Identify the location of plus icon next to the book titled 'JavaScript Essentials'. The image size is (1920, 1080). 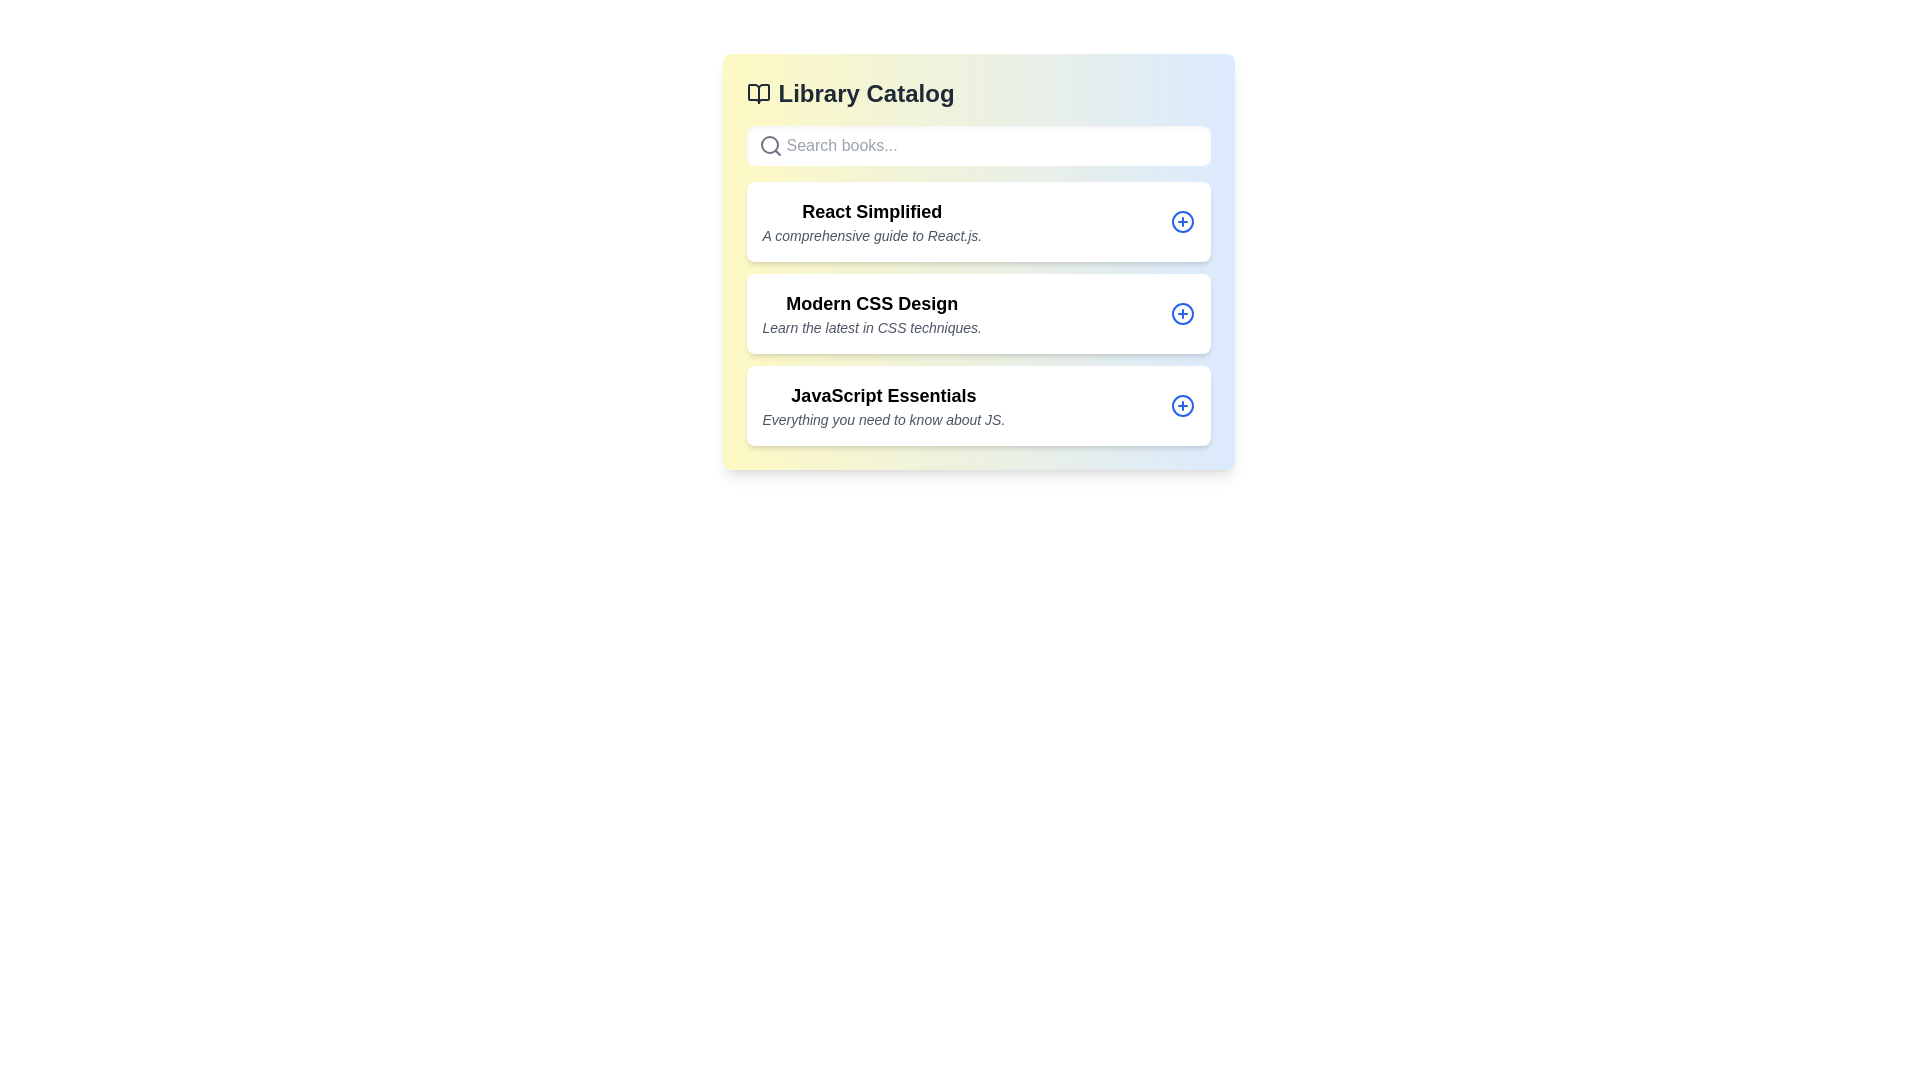
(1182, 405).